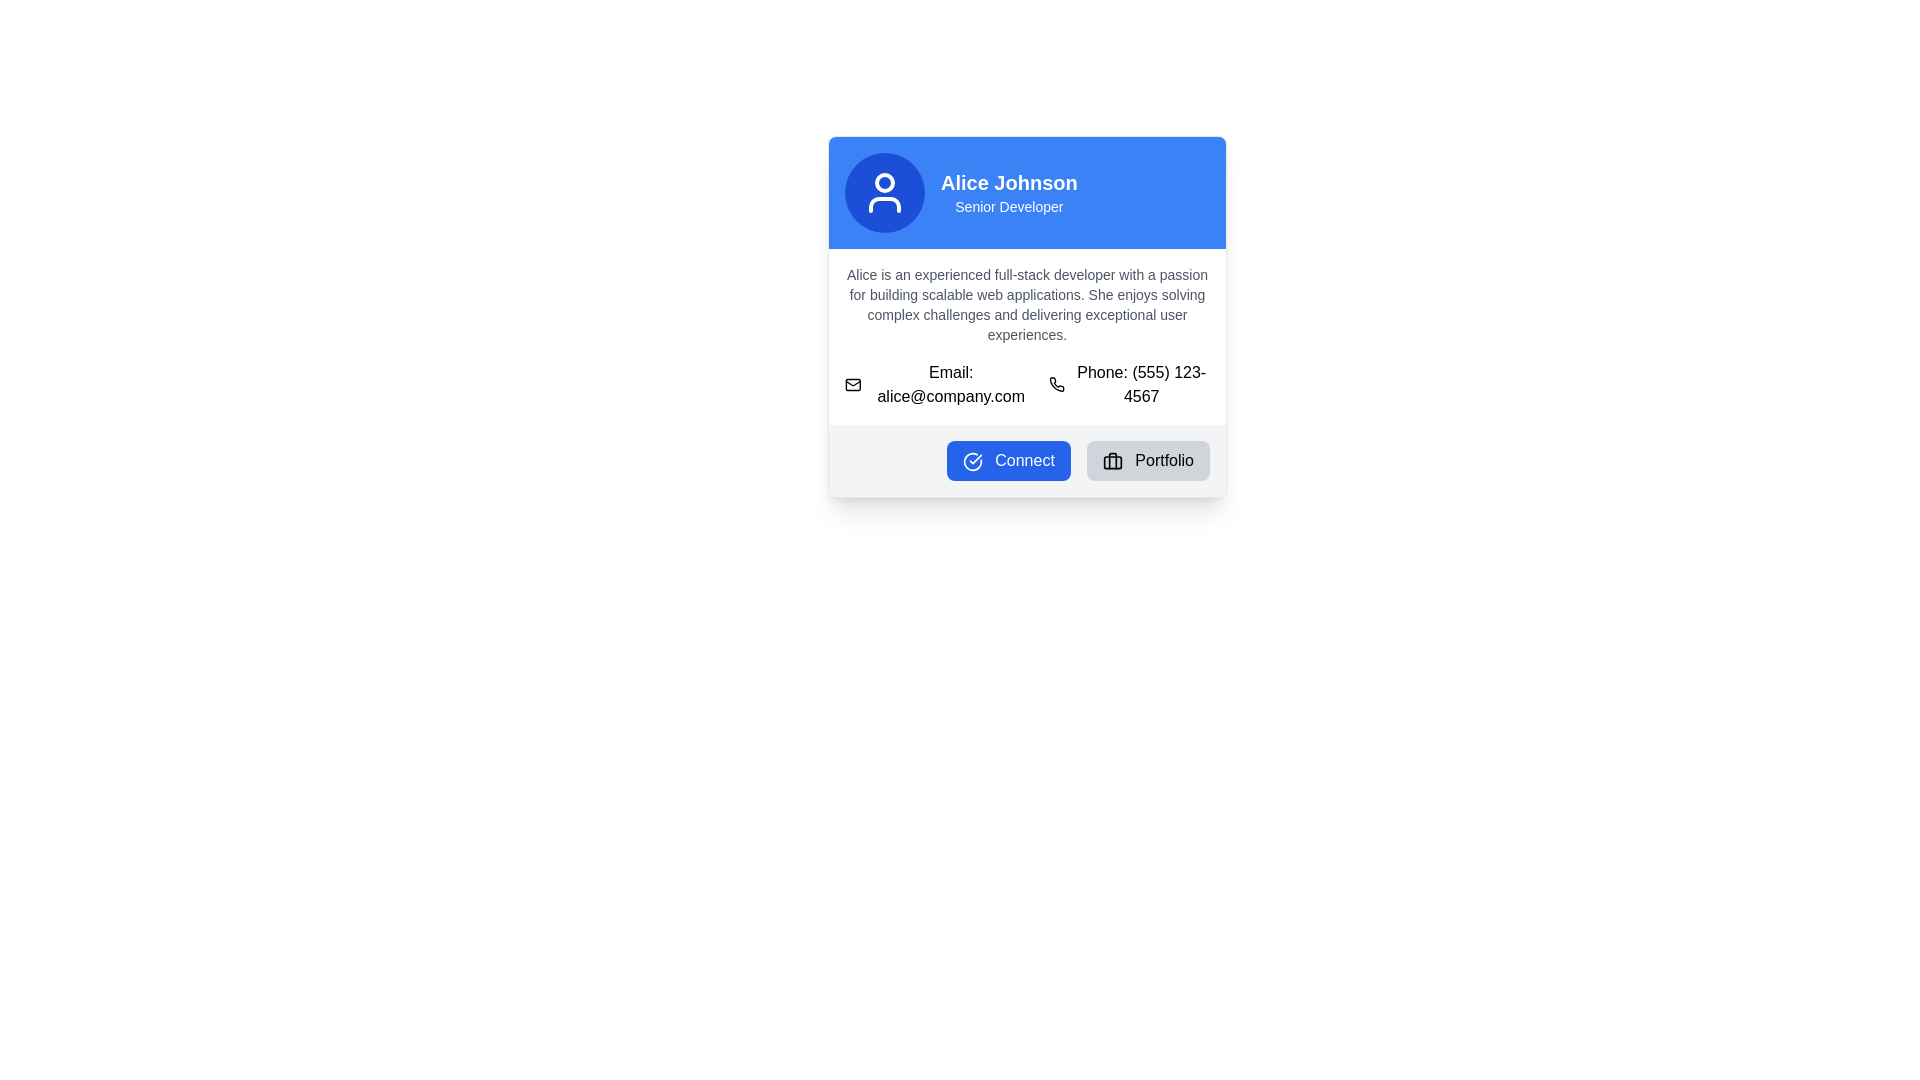  What do you see at coordinates (1027, 335) in the screenshot?
I see `information from the informational block containing Alice's details, which includes her experience as a developer and her contact information` at bounding box center [1027, 335].